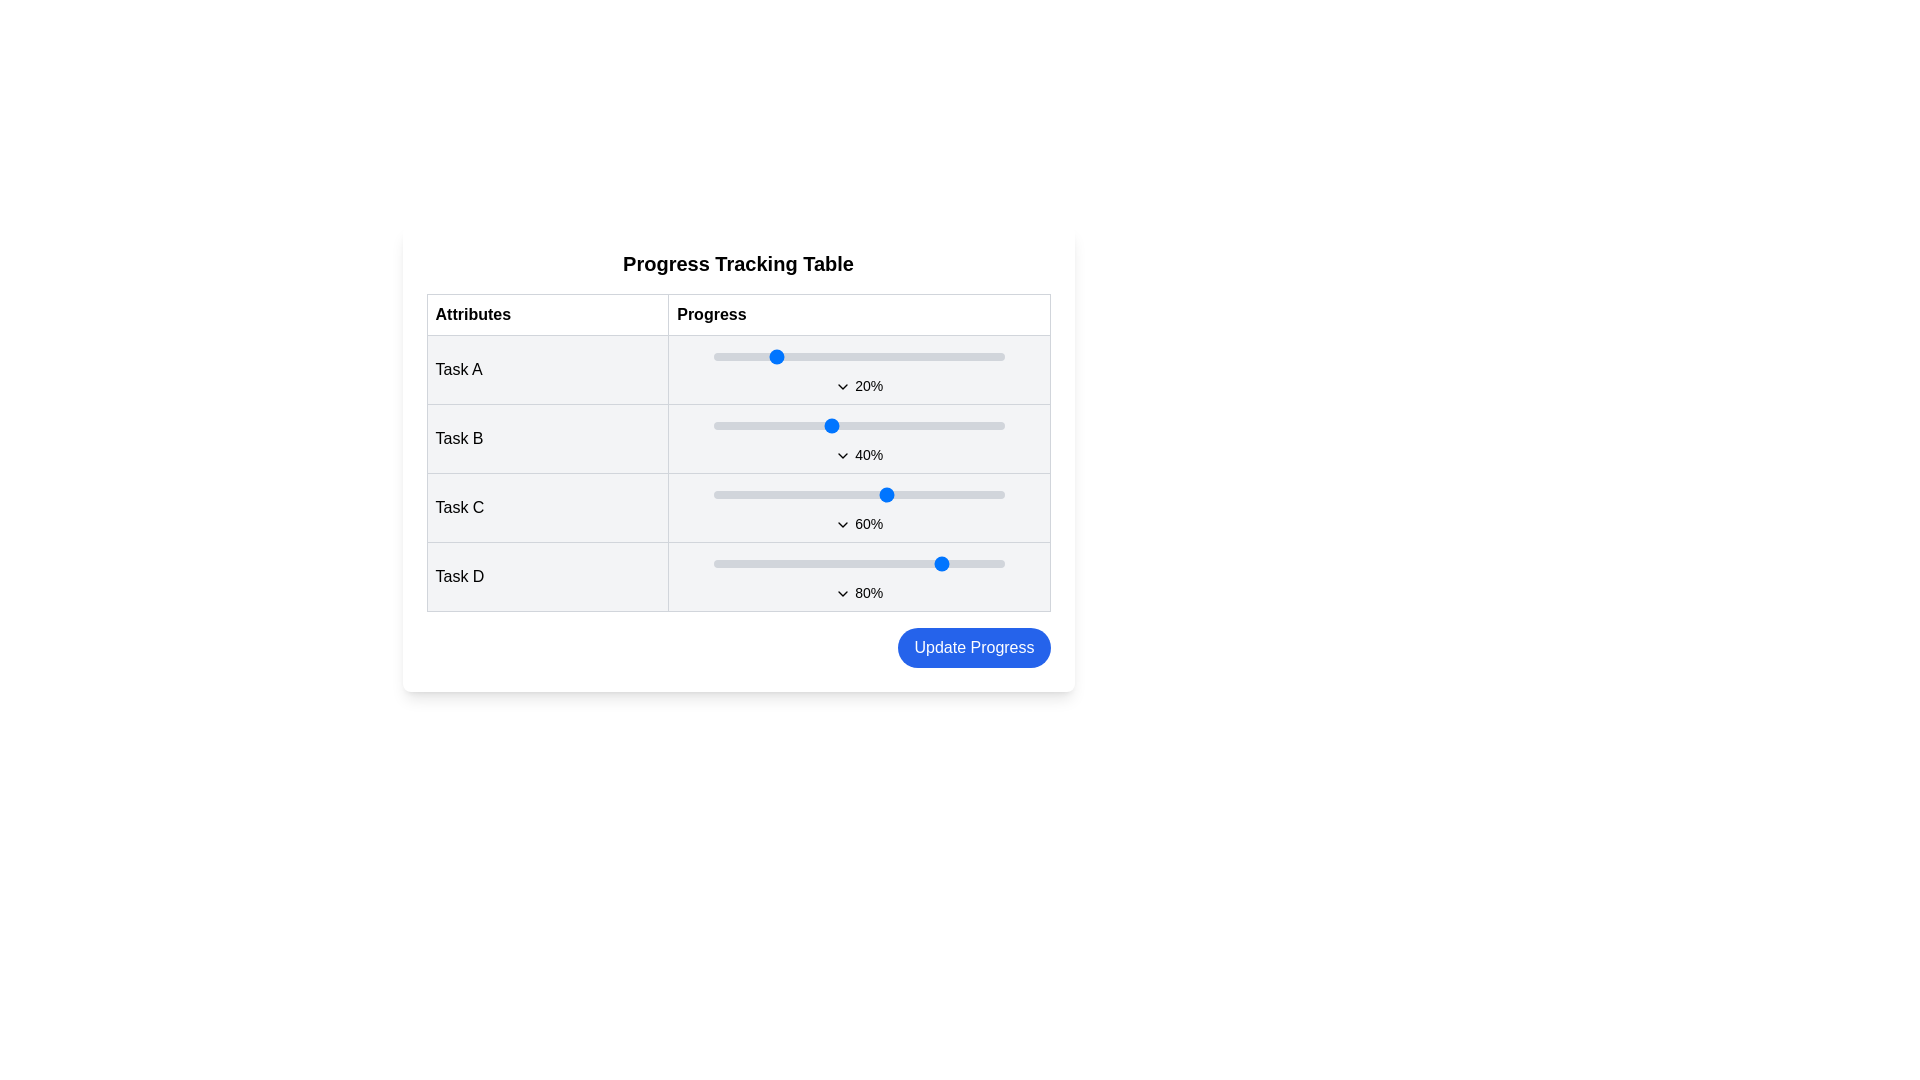  Describe the element at coordinates (957, 424) in the screenshot. I see `the progress for task B` at that location.